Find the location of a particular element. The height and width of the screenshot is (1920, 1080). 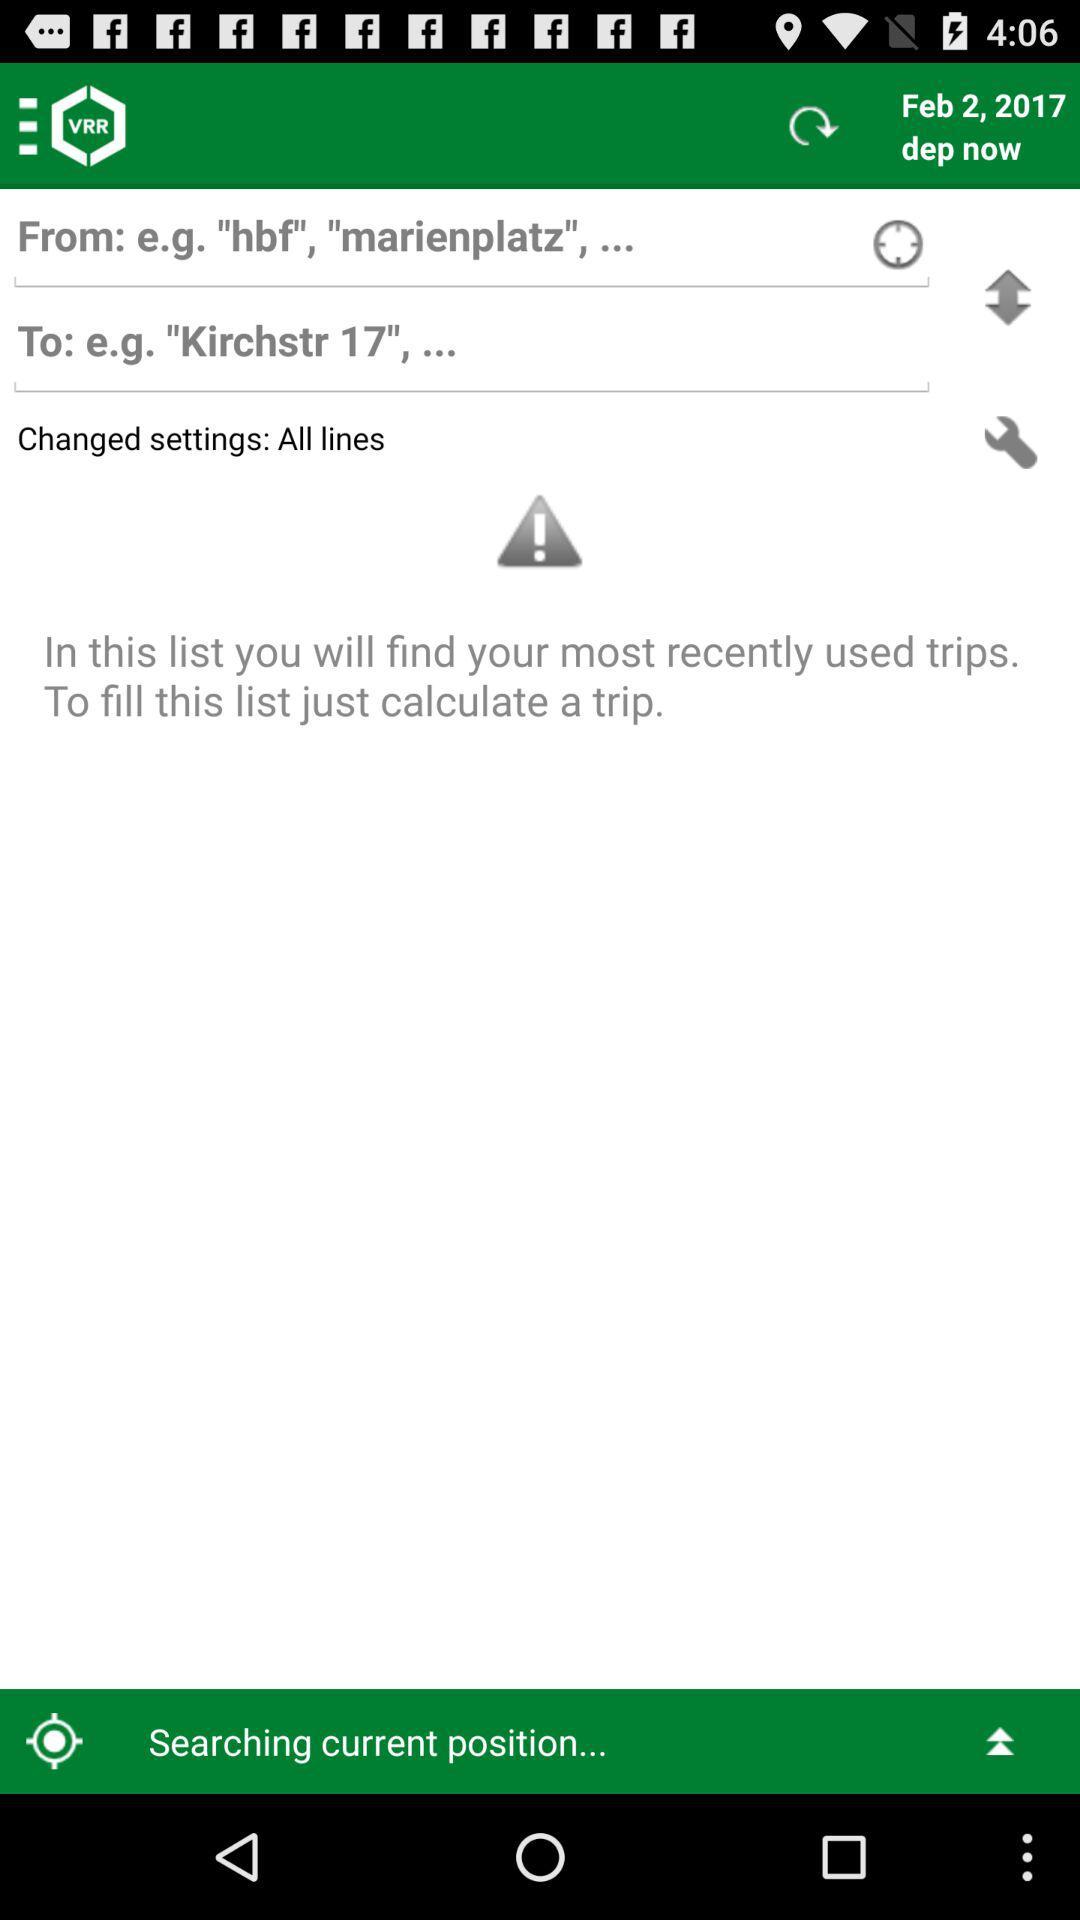

icon to the left of feb 2, 2017 item is located at coordinates (814, 124).